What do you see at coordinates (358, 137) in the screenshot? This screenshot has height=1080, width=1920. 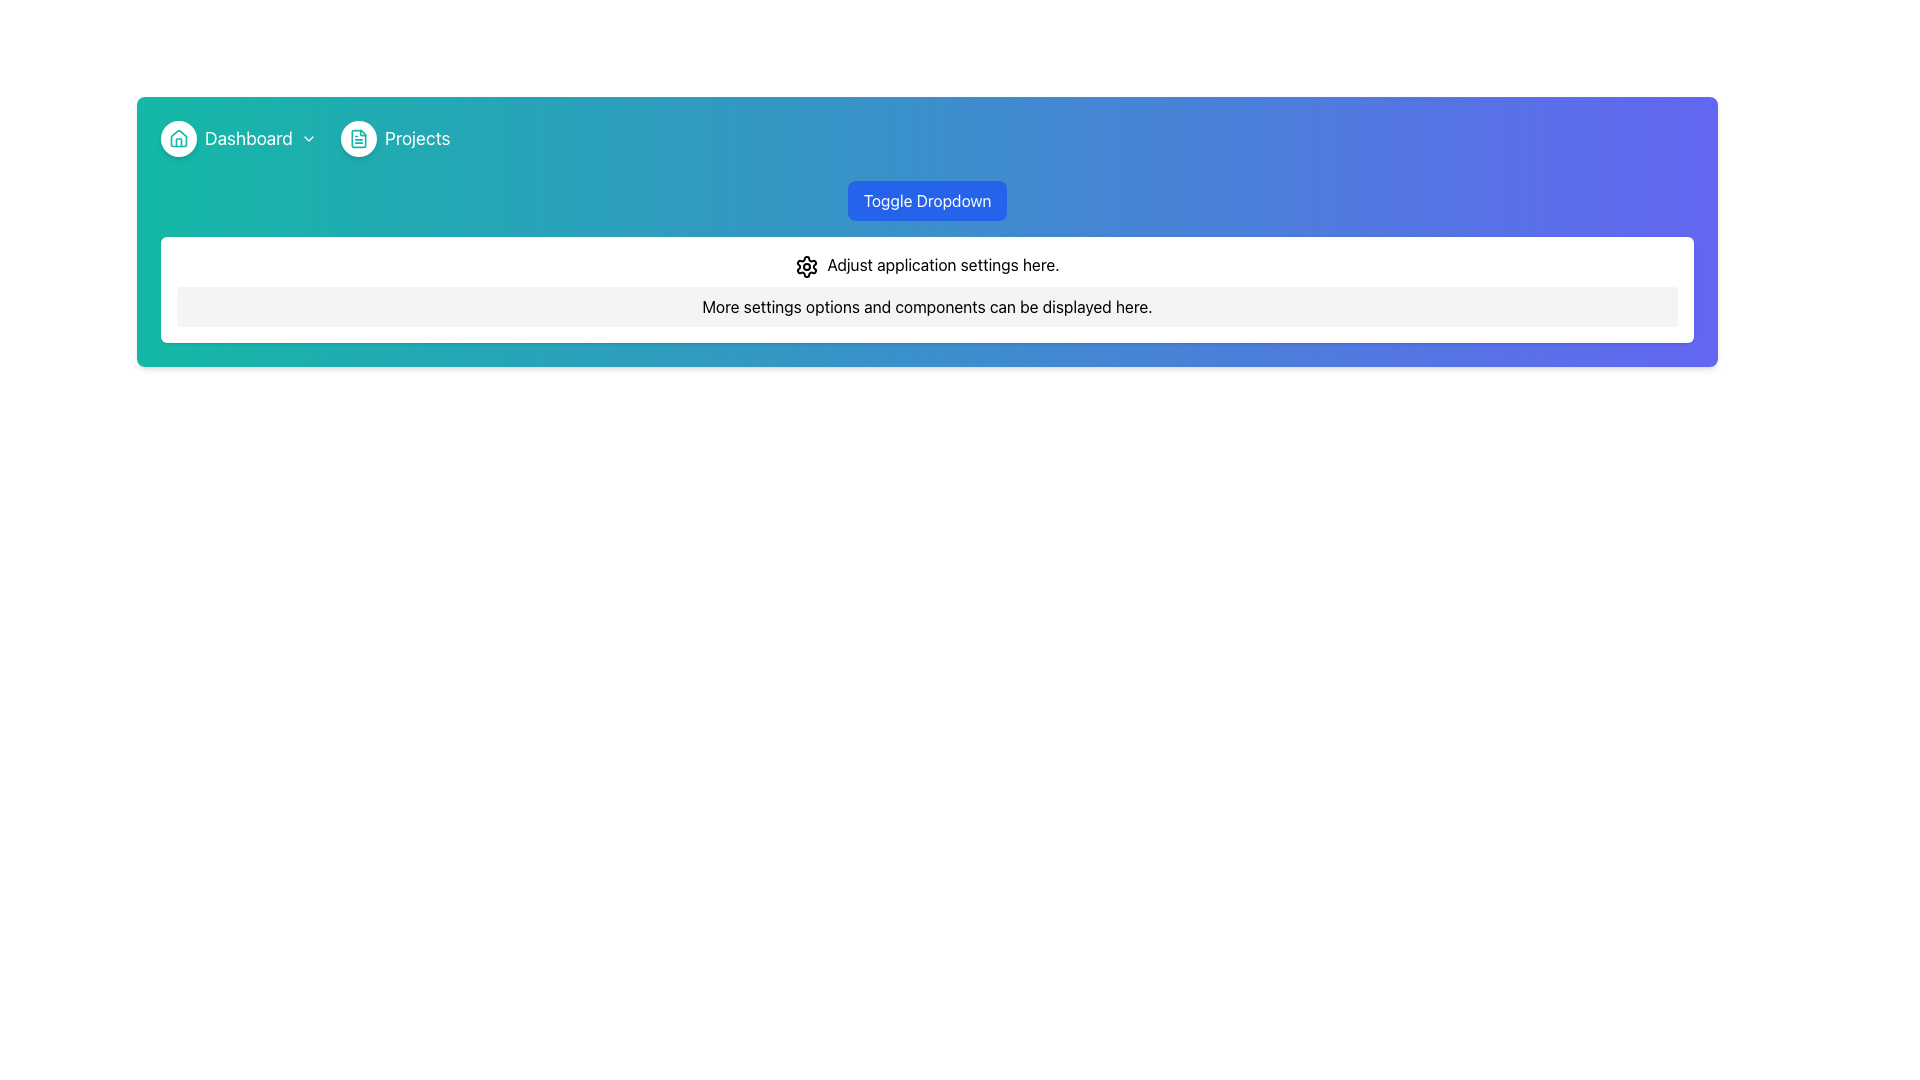 I see `the circular icon with a white background and teal border that contains a teal-colored graphic of a document with lines, located to the left of the text 'Projects'` at bounding box center [358, 137].